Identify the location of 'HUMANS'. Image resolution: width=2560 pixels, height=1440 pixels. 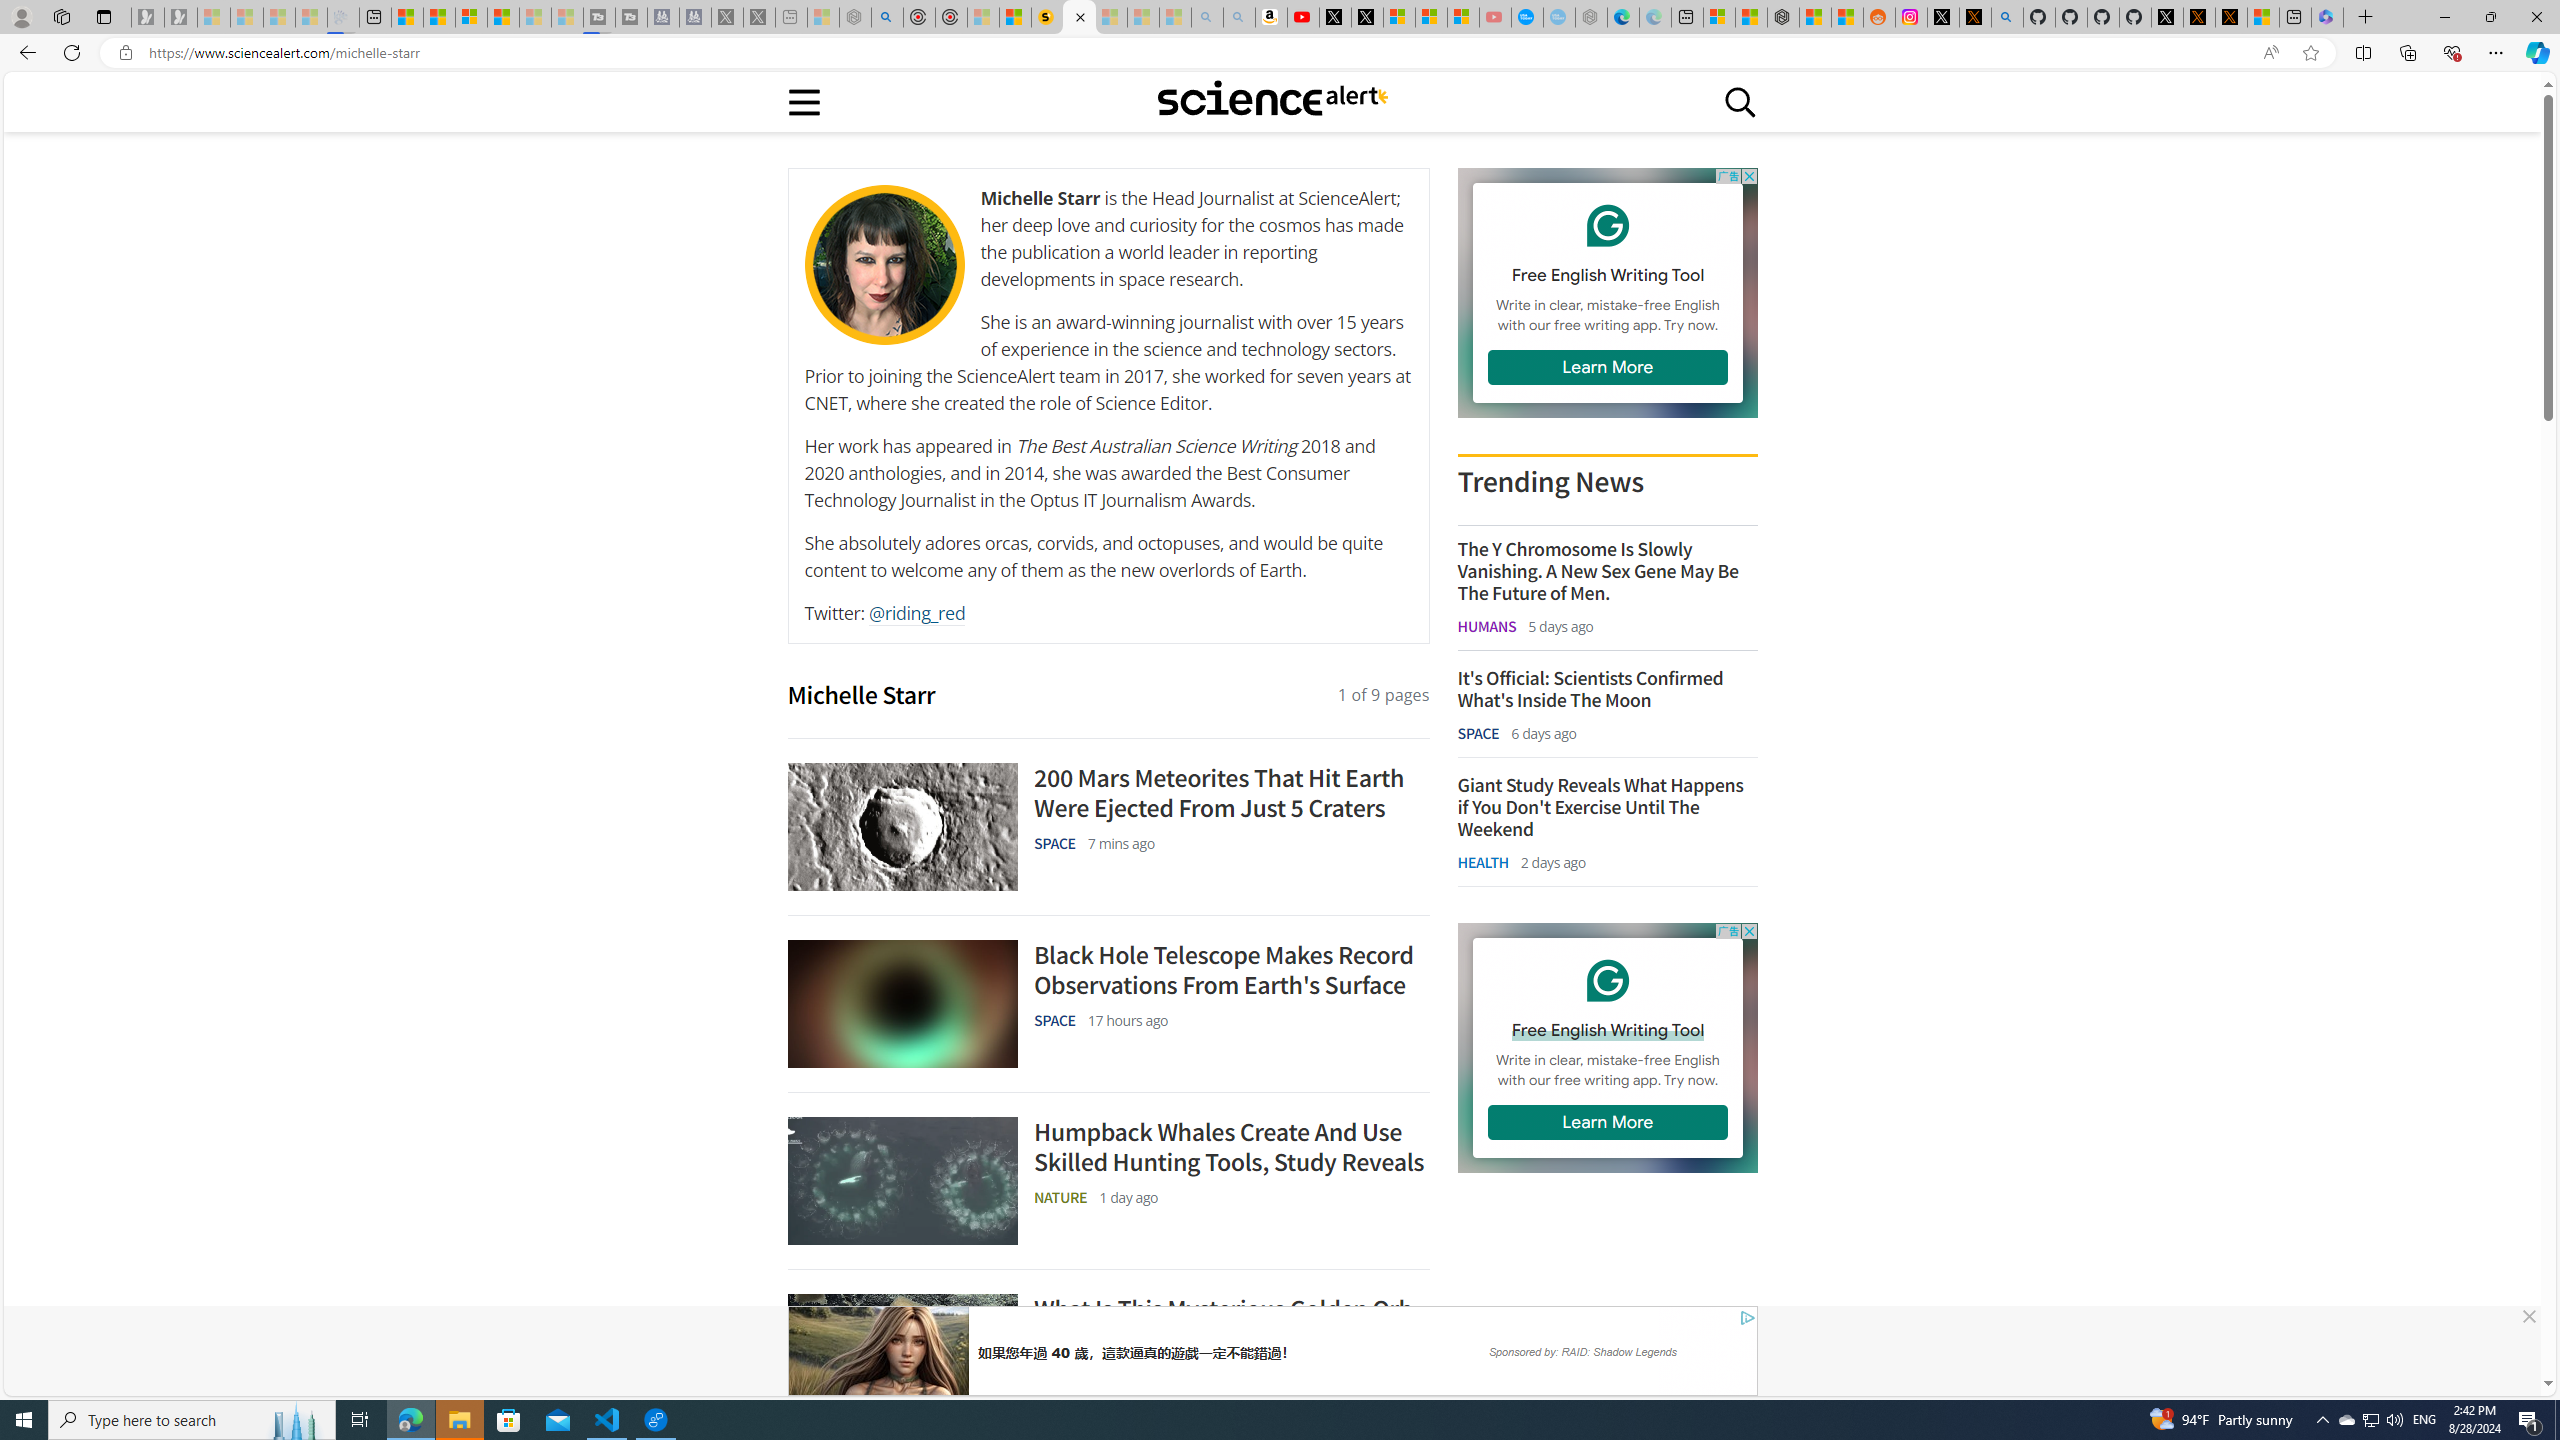
(1487, 624).